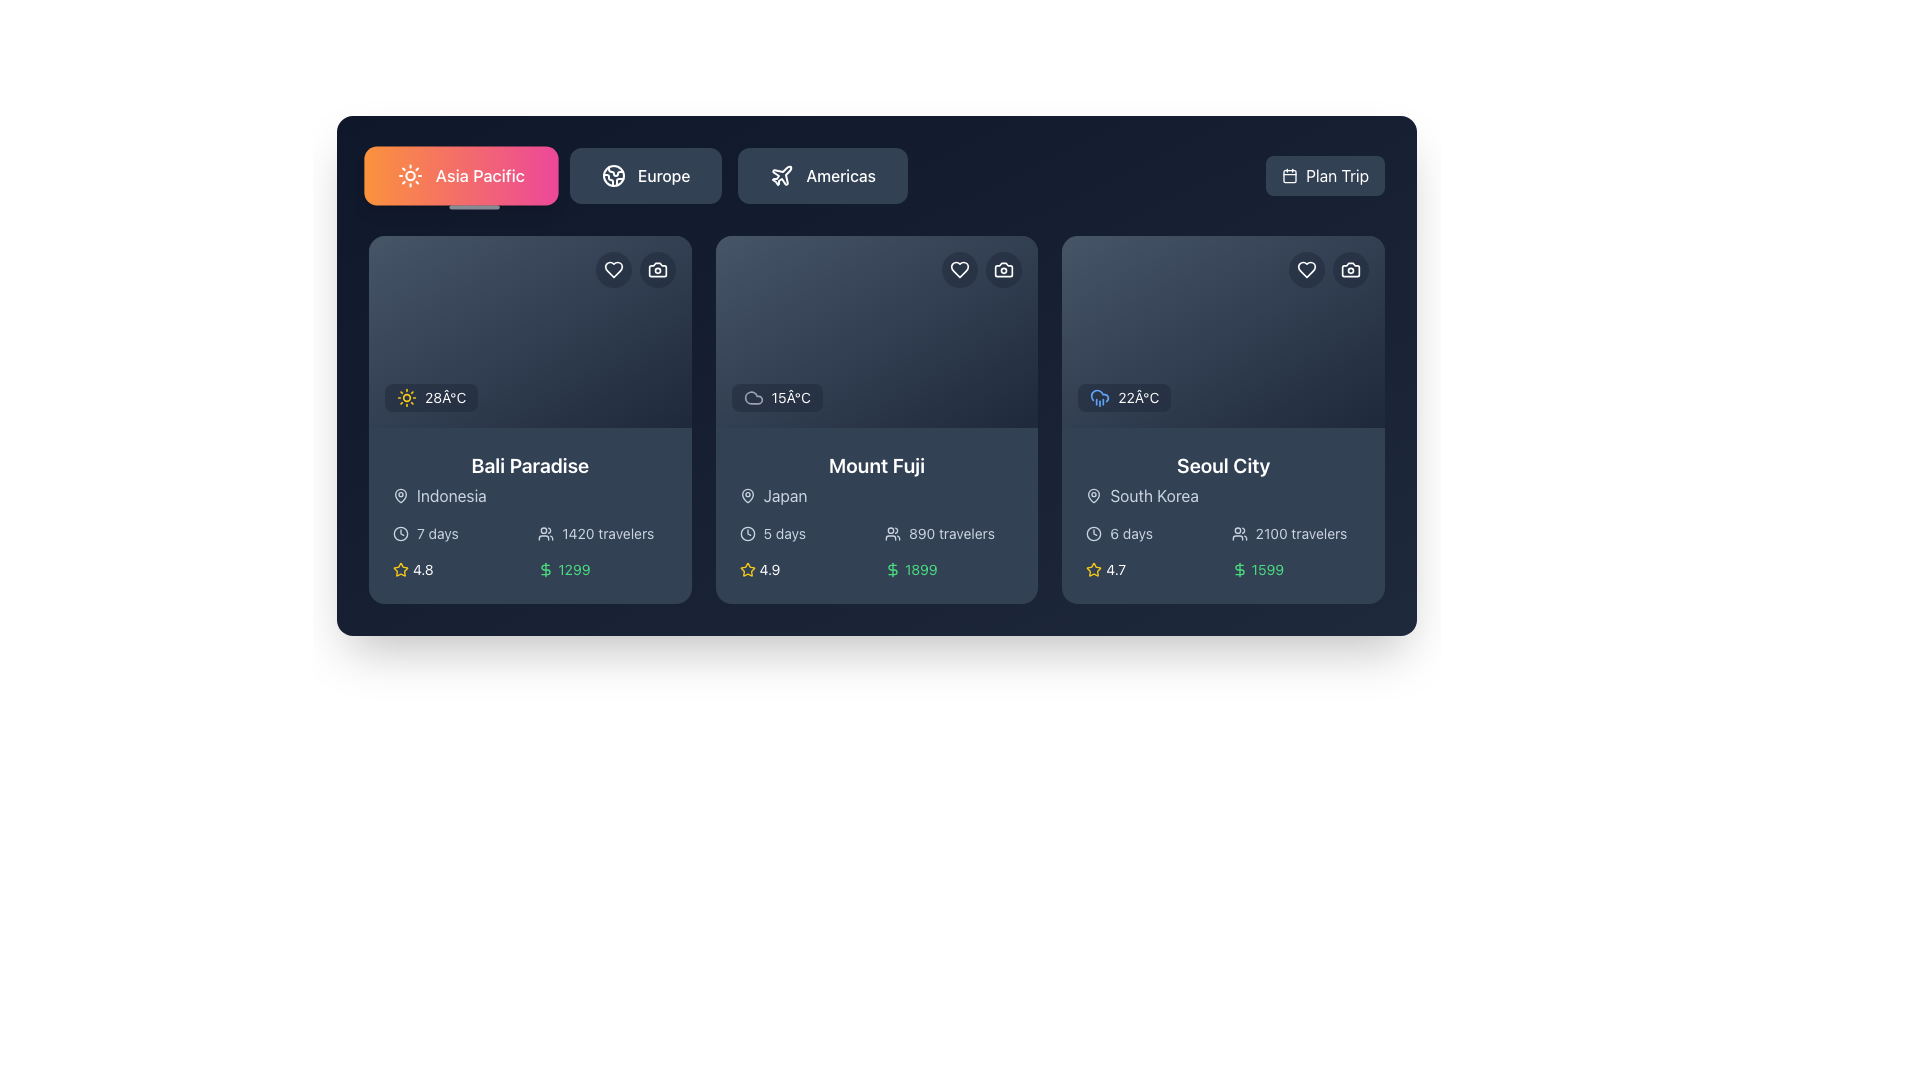  Describe the element at coordinates (664, 175) in the screenshot. I see `text of the label containing the word 'Europe', styled with white text on a medium-dark background, located within the second button from the left in a horizontal row of navigation options` at that location.